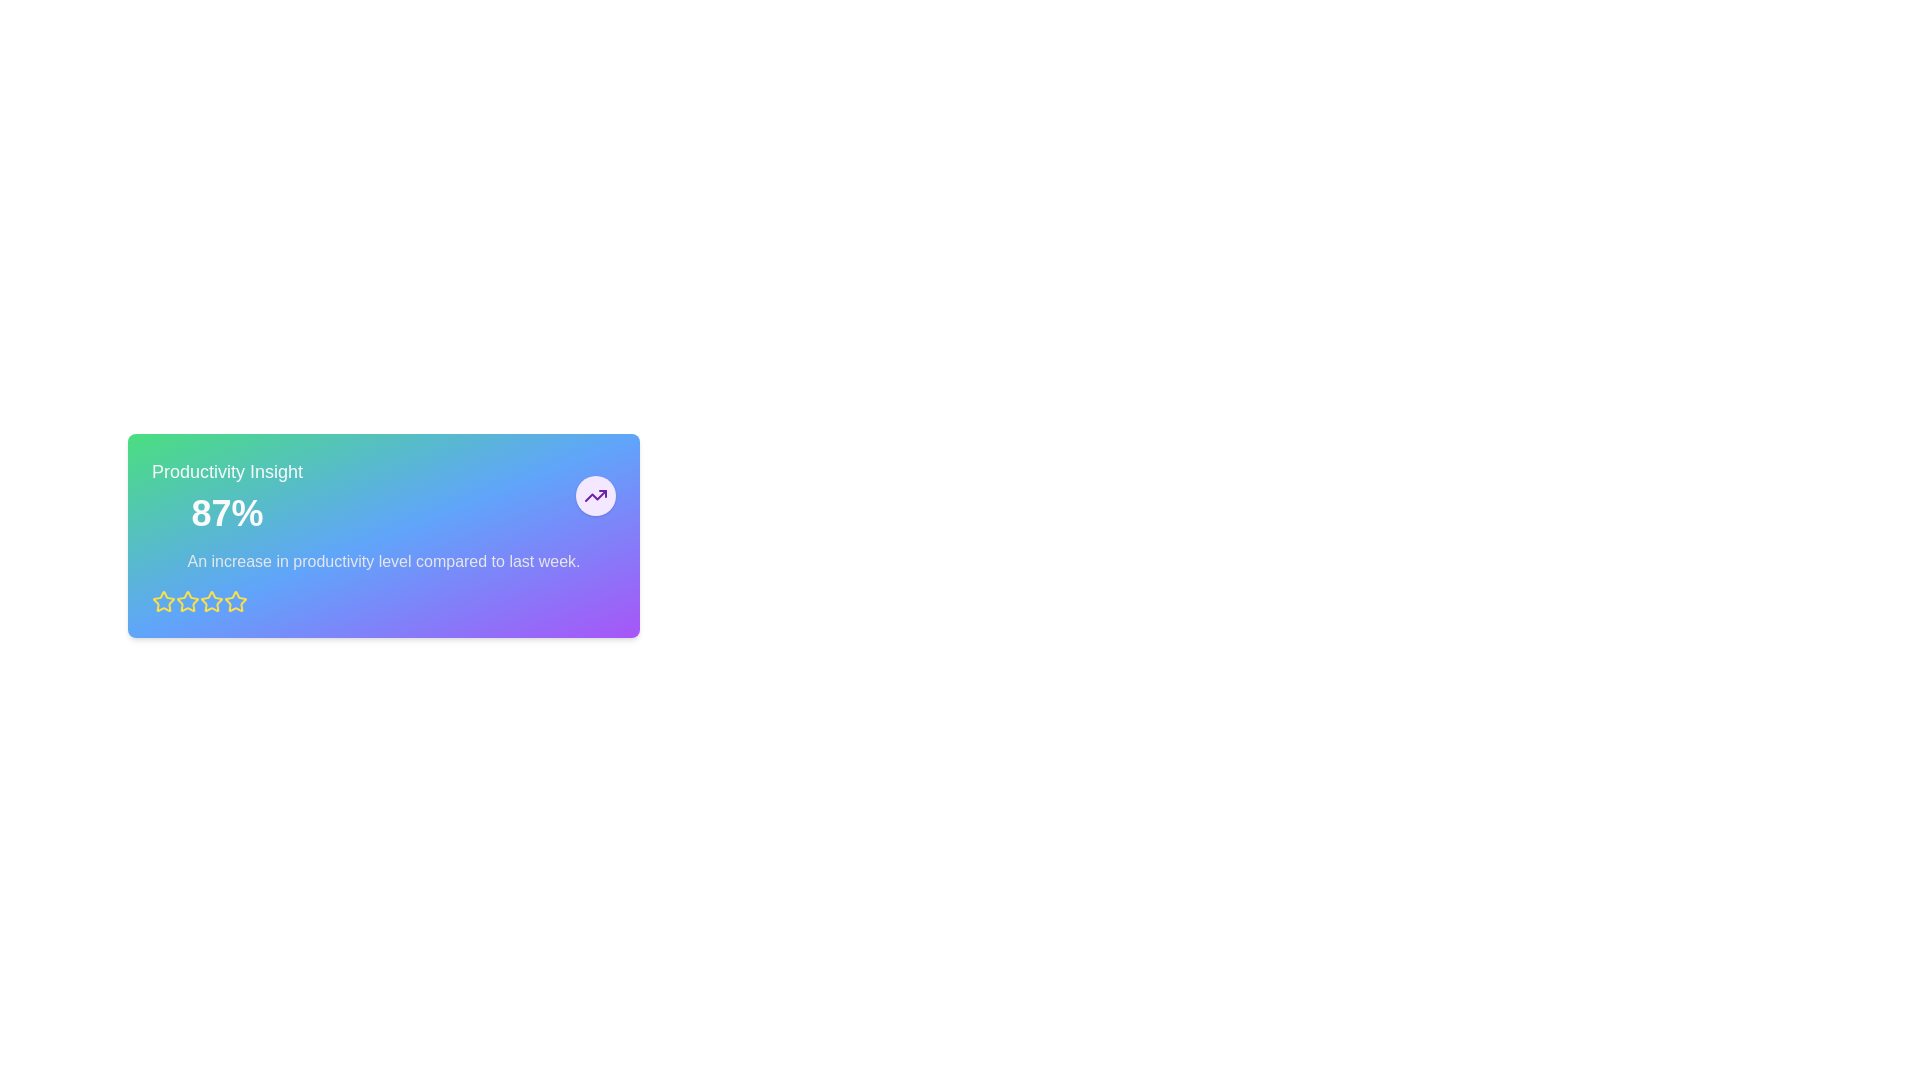 The image size is (1920, 1080). Describe the element at coordinates (187, 600) in the screenshot. I see `the first star icon in a row of five, located at the bottom left of a card displaying productivity insights` at that location.